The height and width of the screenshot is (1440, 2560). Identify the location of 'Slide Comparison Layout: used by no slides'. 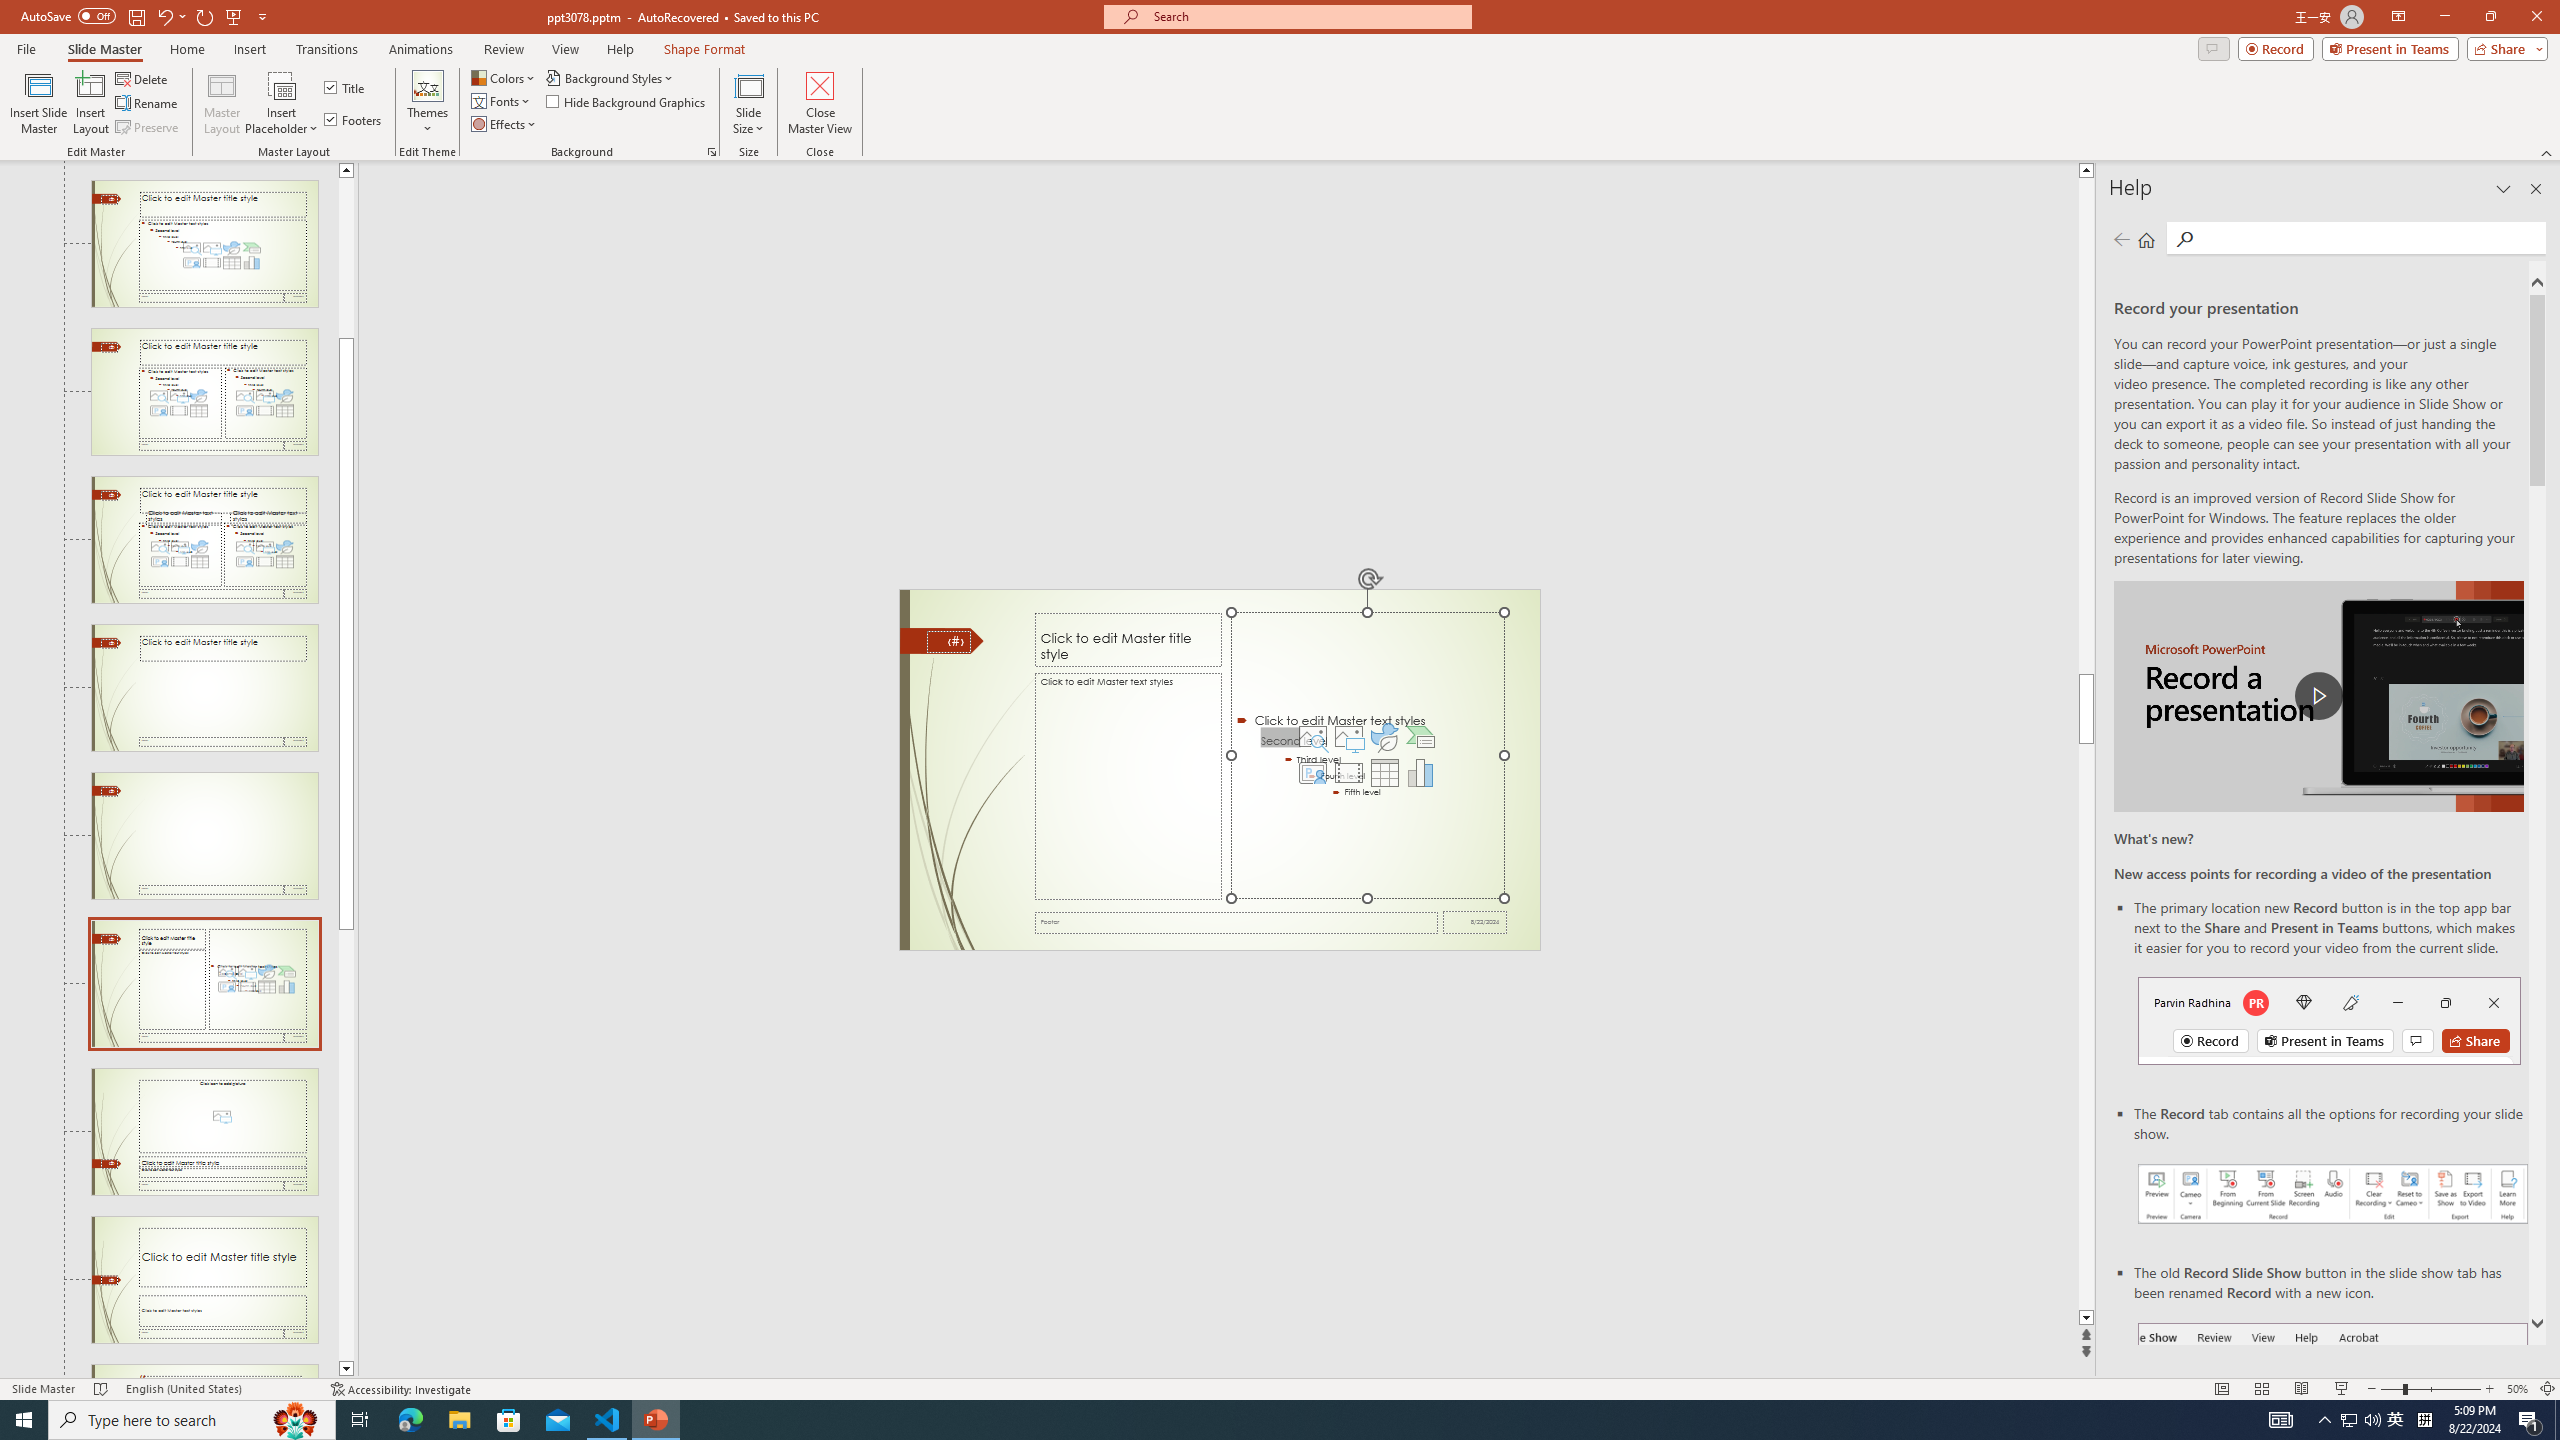
(203, 540).